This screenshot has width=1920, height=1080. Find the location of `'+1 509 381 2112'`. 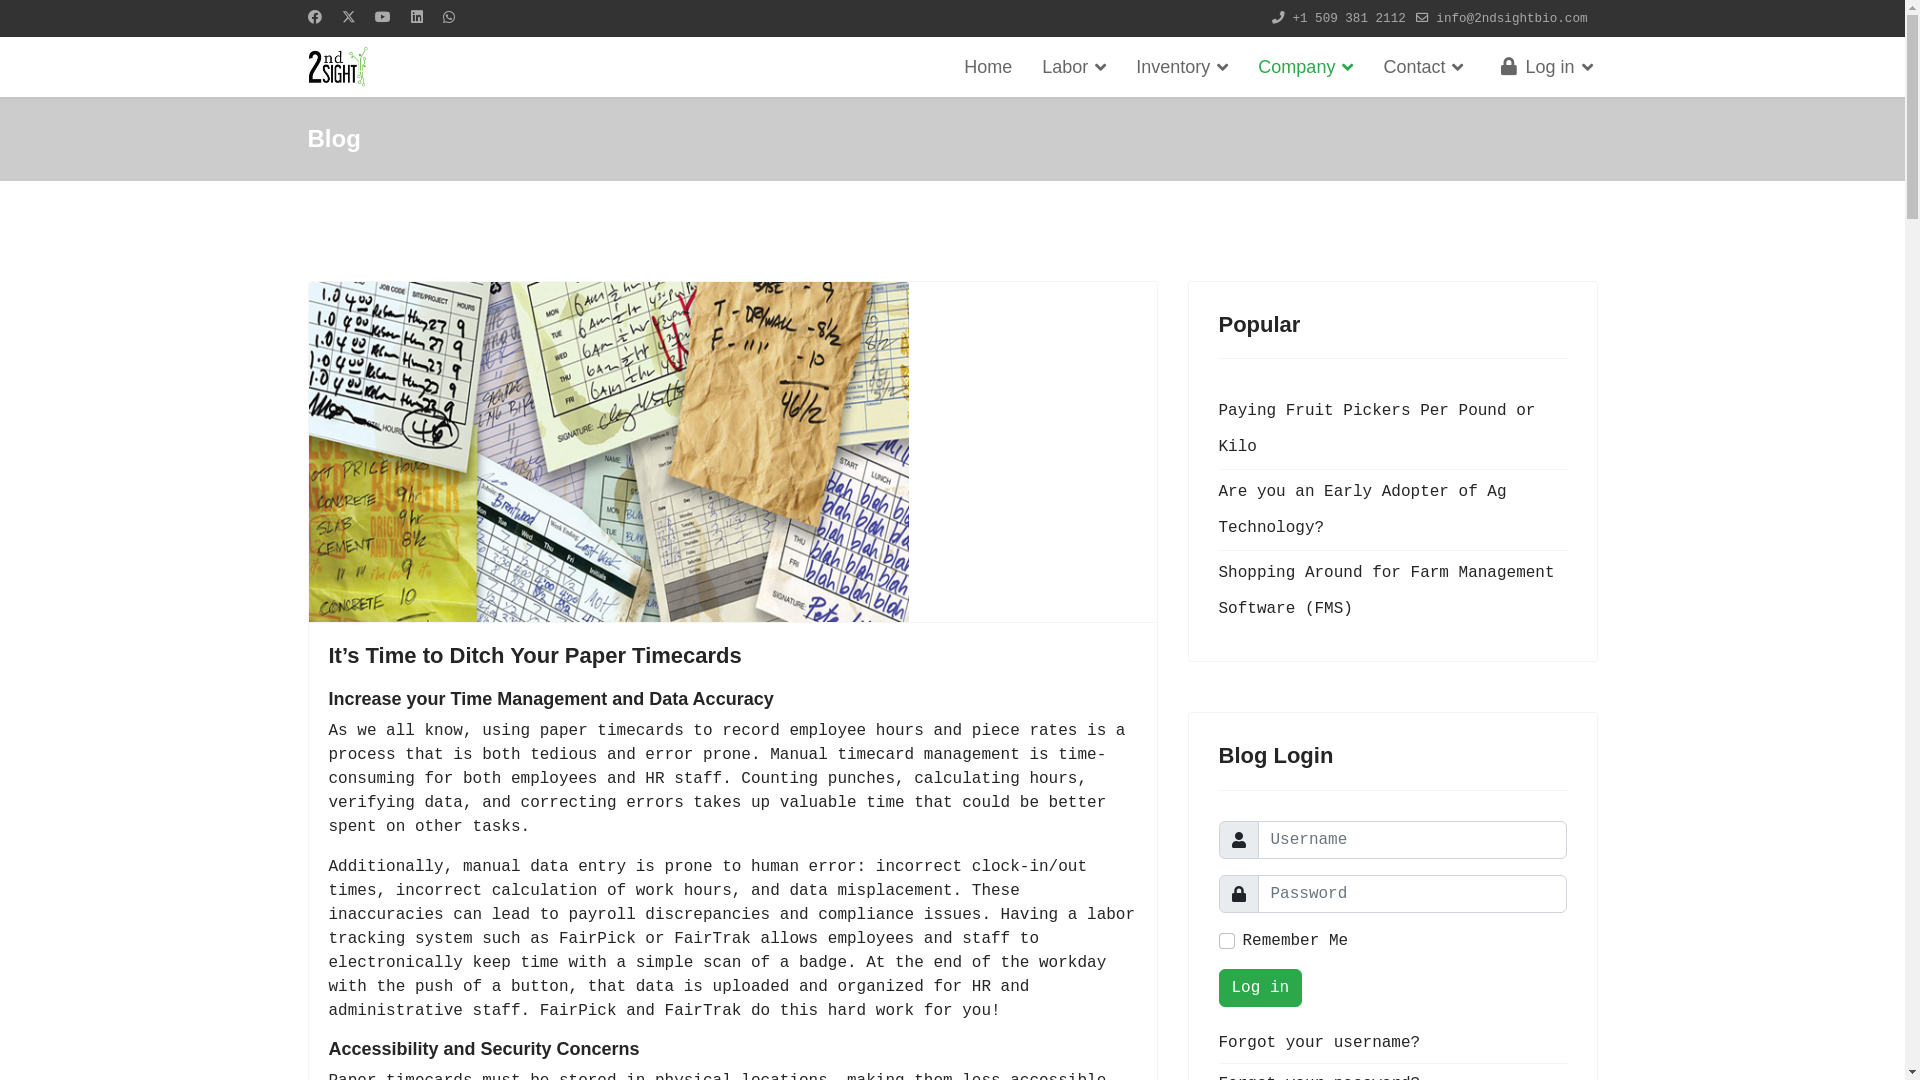

'+1 509 381 2112' is located at coordinates (1348, 19).